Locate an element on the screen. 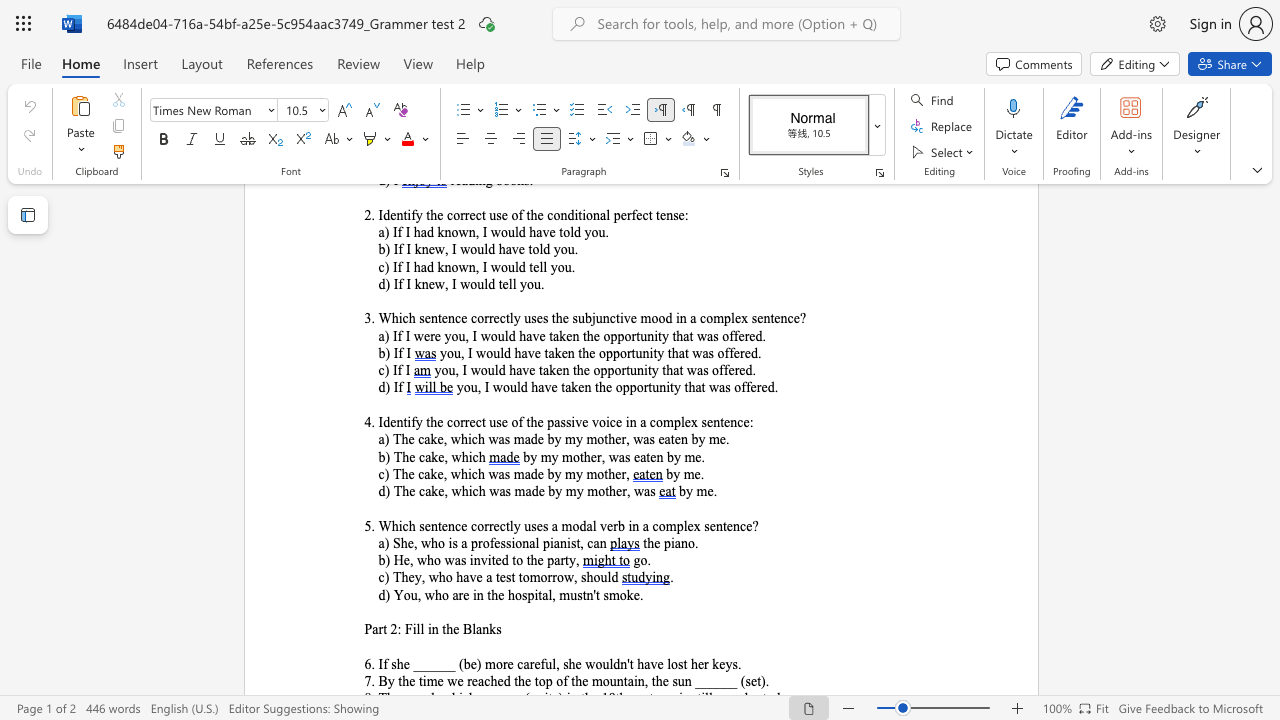 This screenshot has width=1280, height=720. the space between the continuous character "e" and "r" in the text is located at coordinates (620, 491).